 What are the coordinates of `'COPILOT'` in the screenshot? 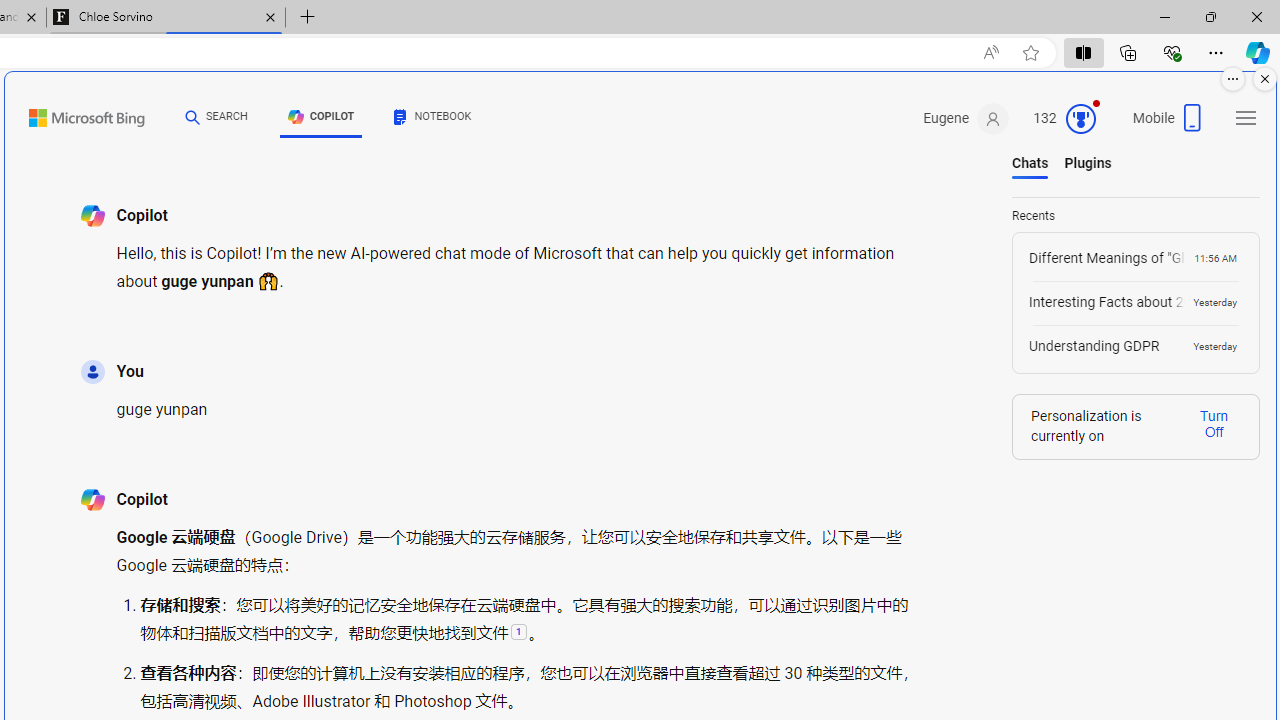 It's located at (321, 120).